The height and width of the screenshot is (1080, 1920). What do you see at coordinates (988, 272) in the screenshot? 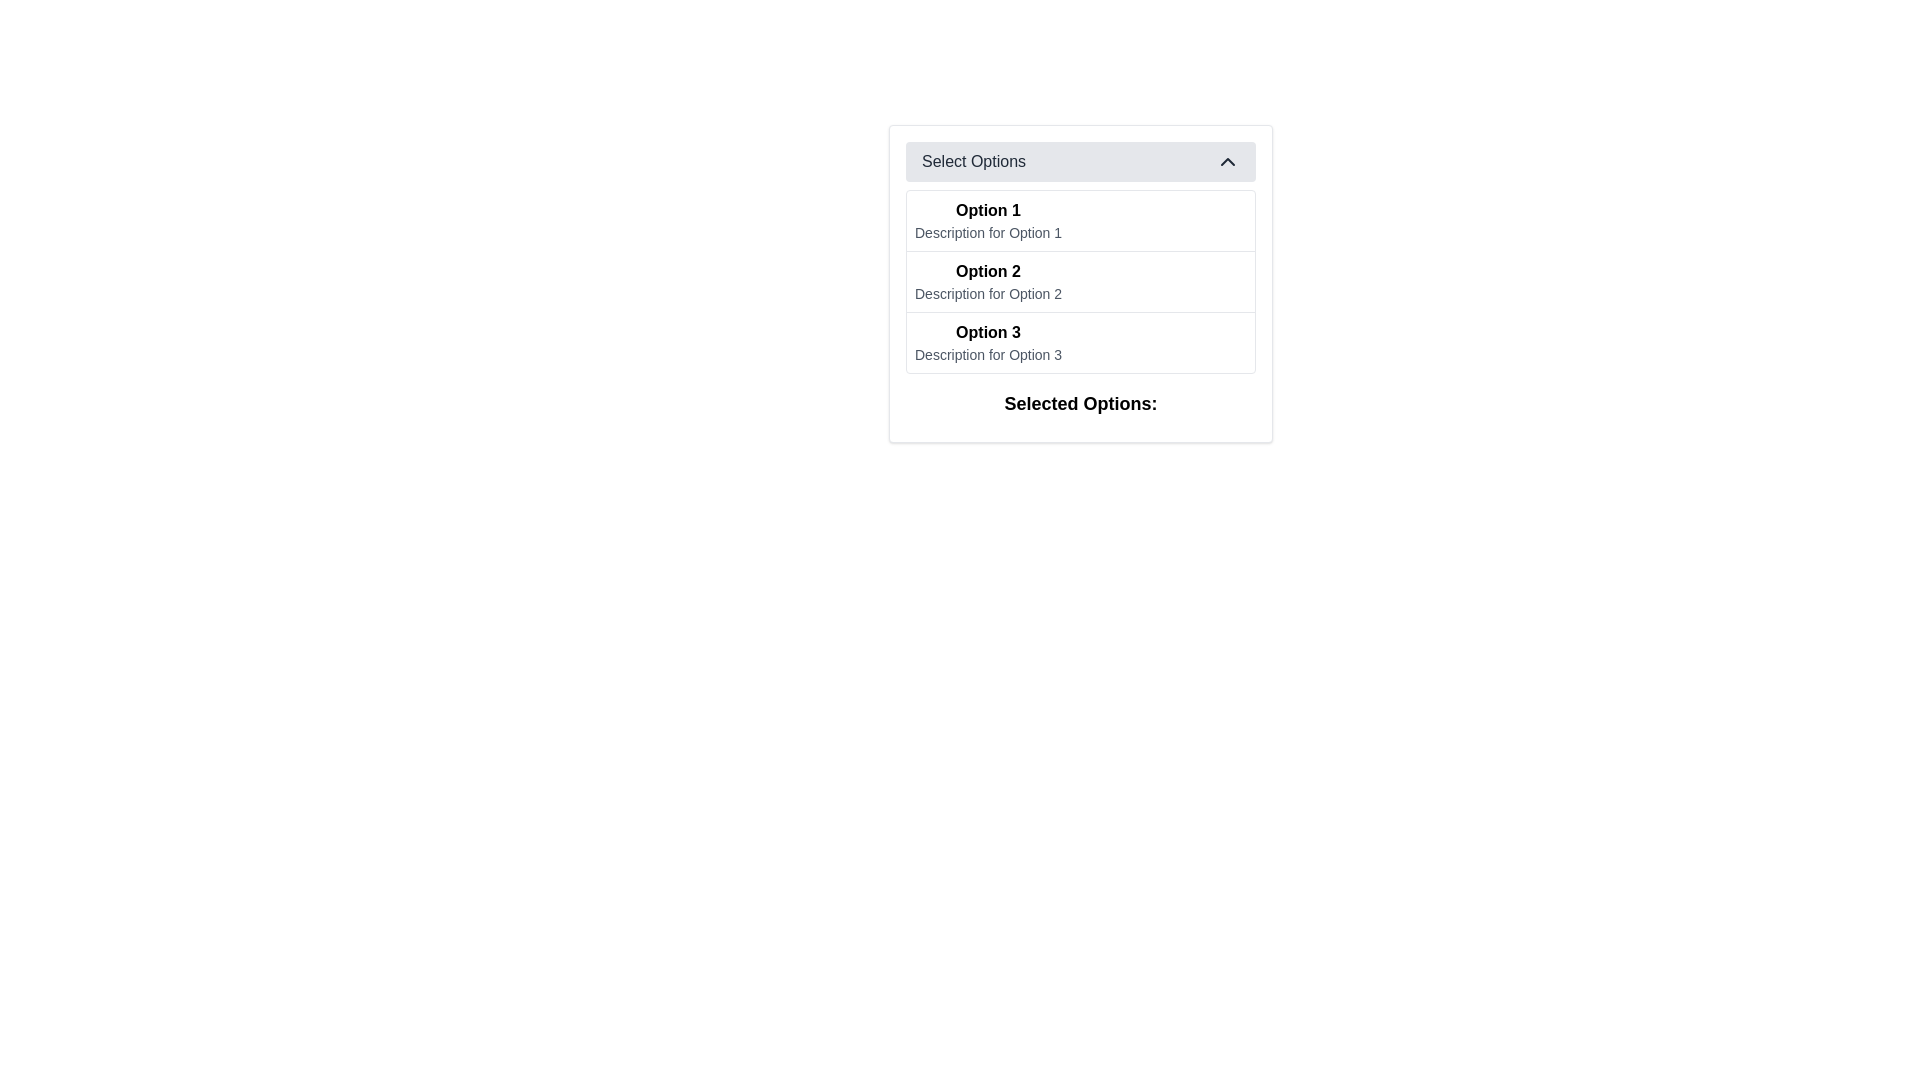
I see `the bold 'Option 2' text label` at bounding box center [988, 272].